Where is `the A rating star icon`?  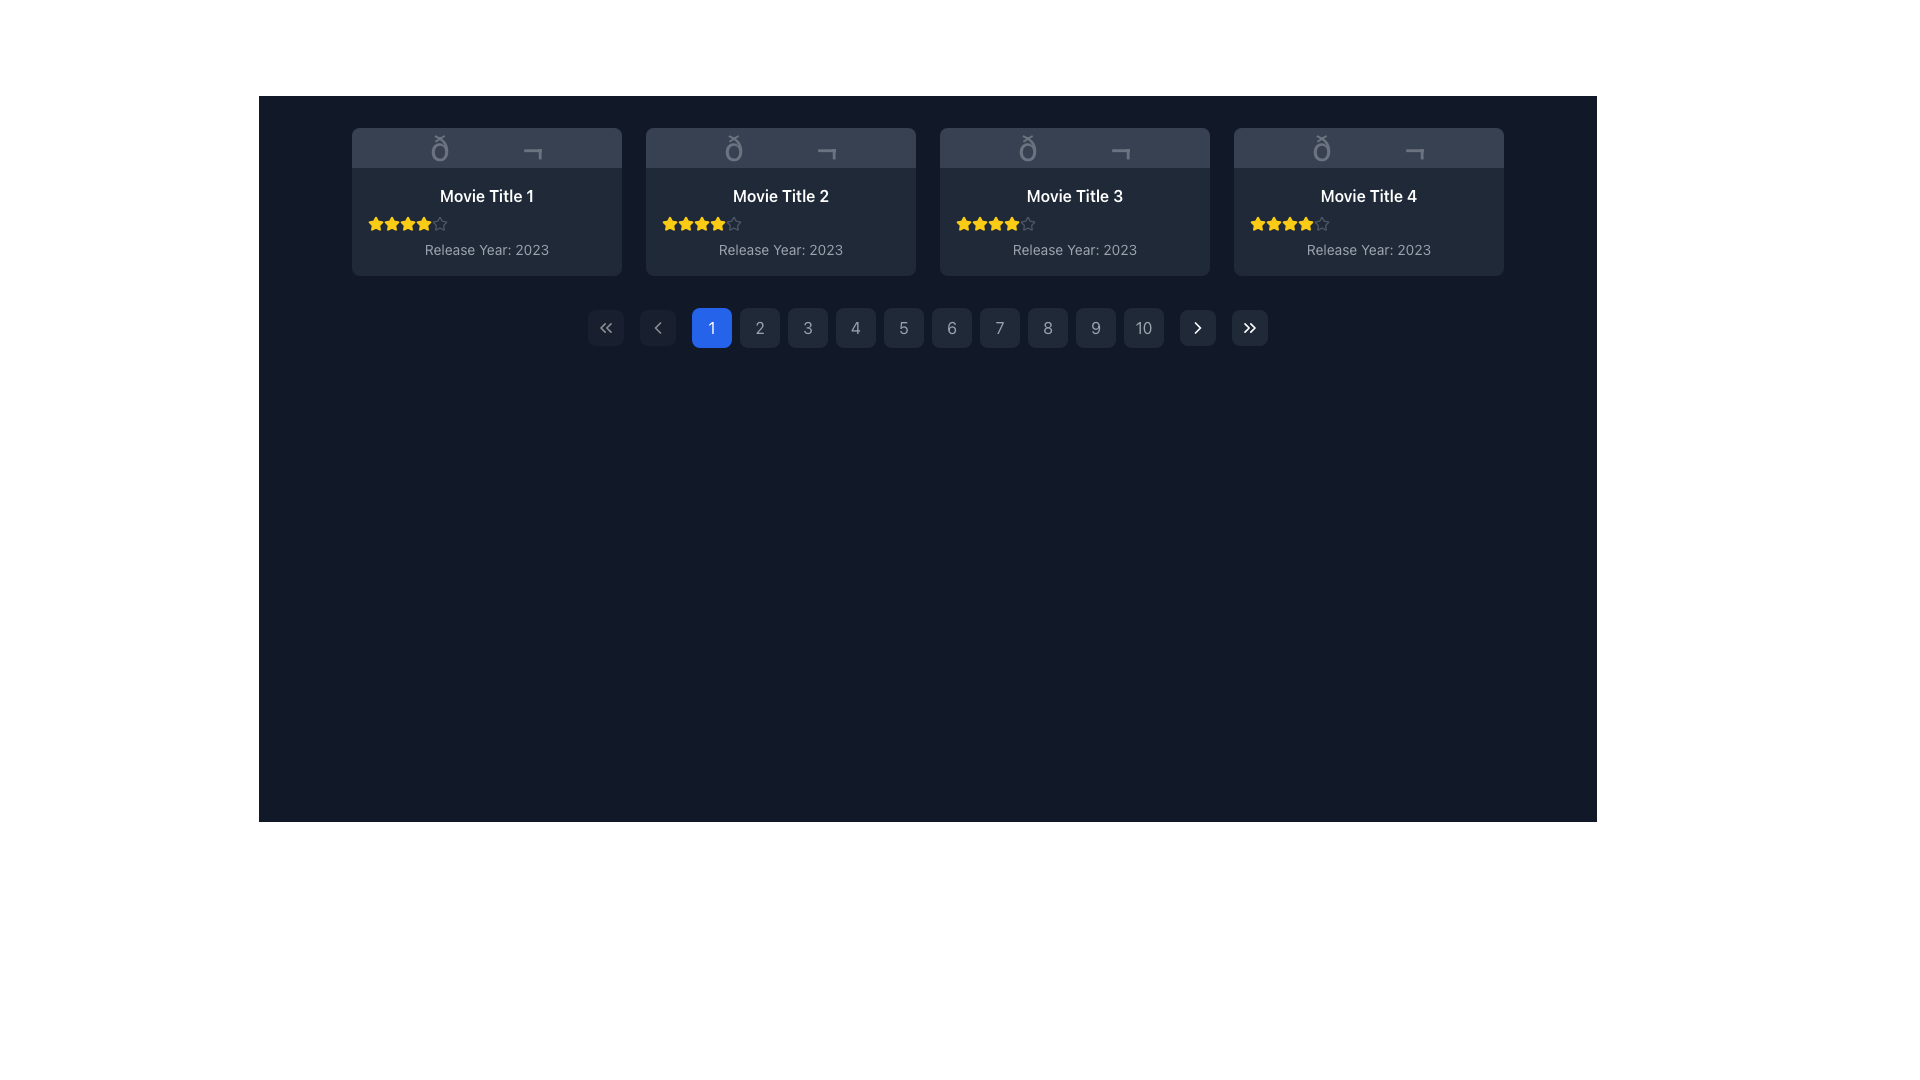 the A rating star icon is located at coordinates (439, 223).